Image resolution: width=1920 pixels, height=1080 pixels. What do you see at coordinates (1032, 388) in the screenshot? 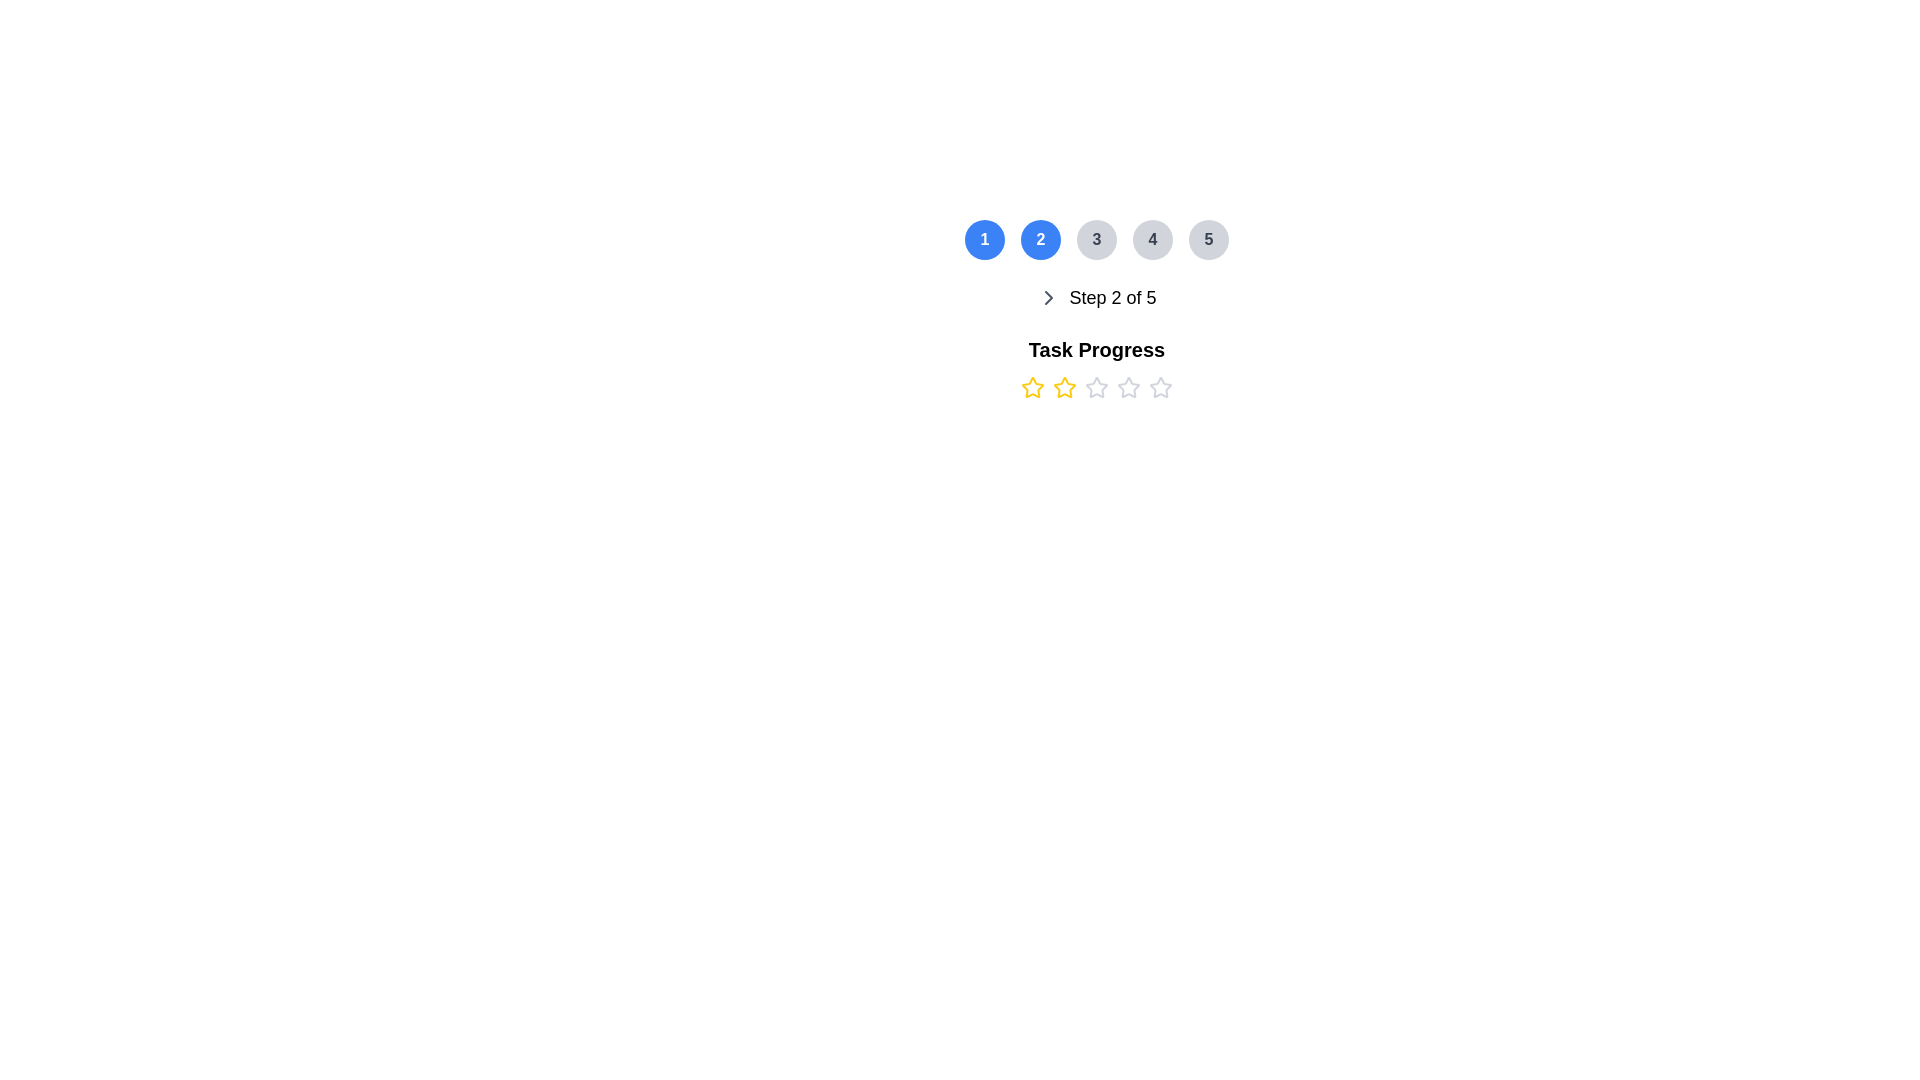
I see `the first yellow star icon in the horizontal sequence` at bounding box center [1032, 388].